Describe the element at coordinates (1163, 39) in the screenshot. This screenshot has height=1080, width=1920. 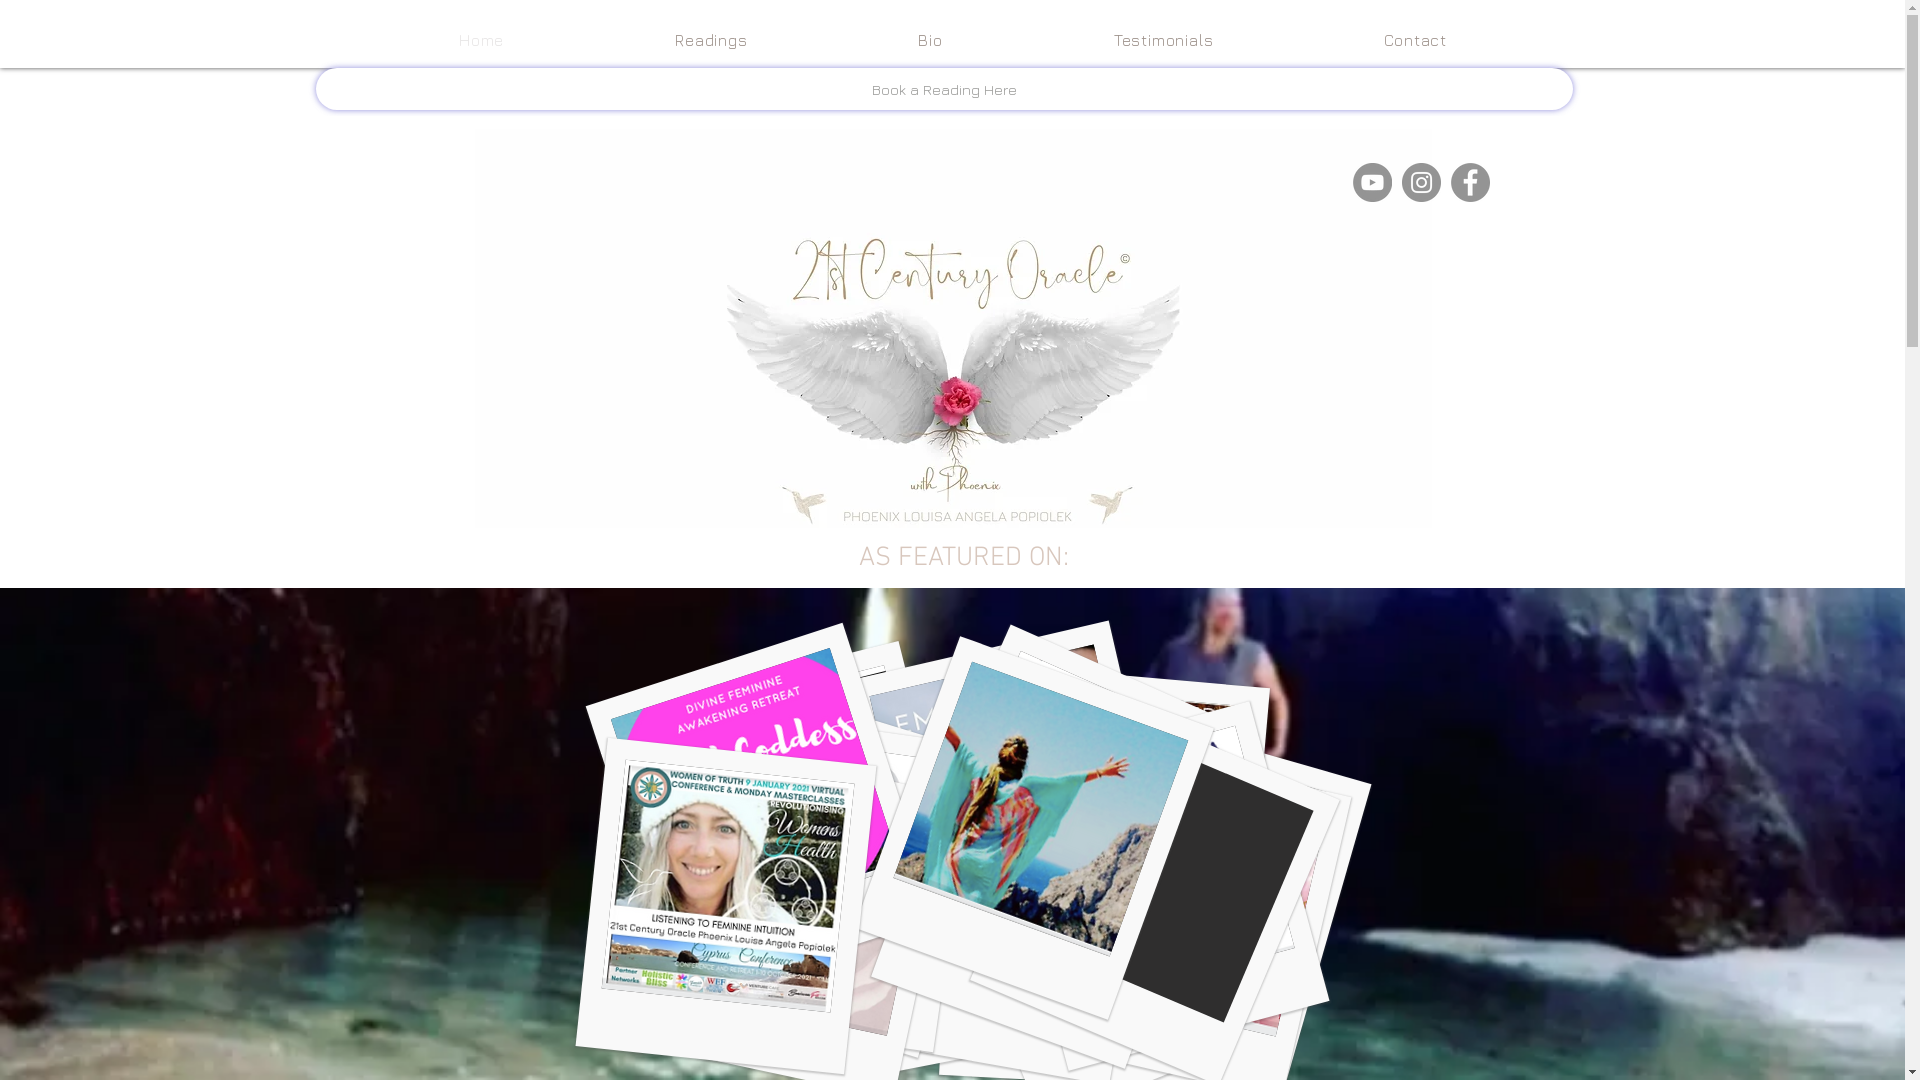
I see `'Testimonials'` at that location.